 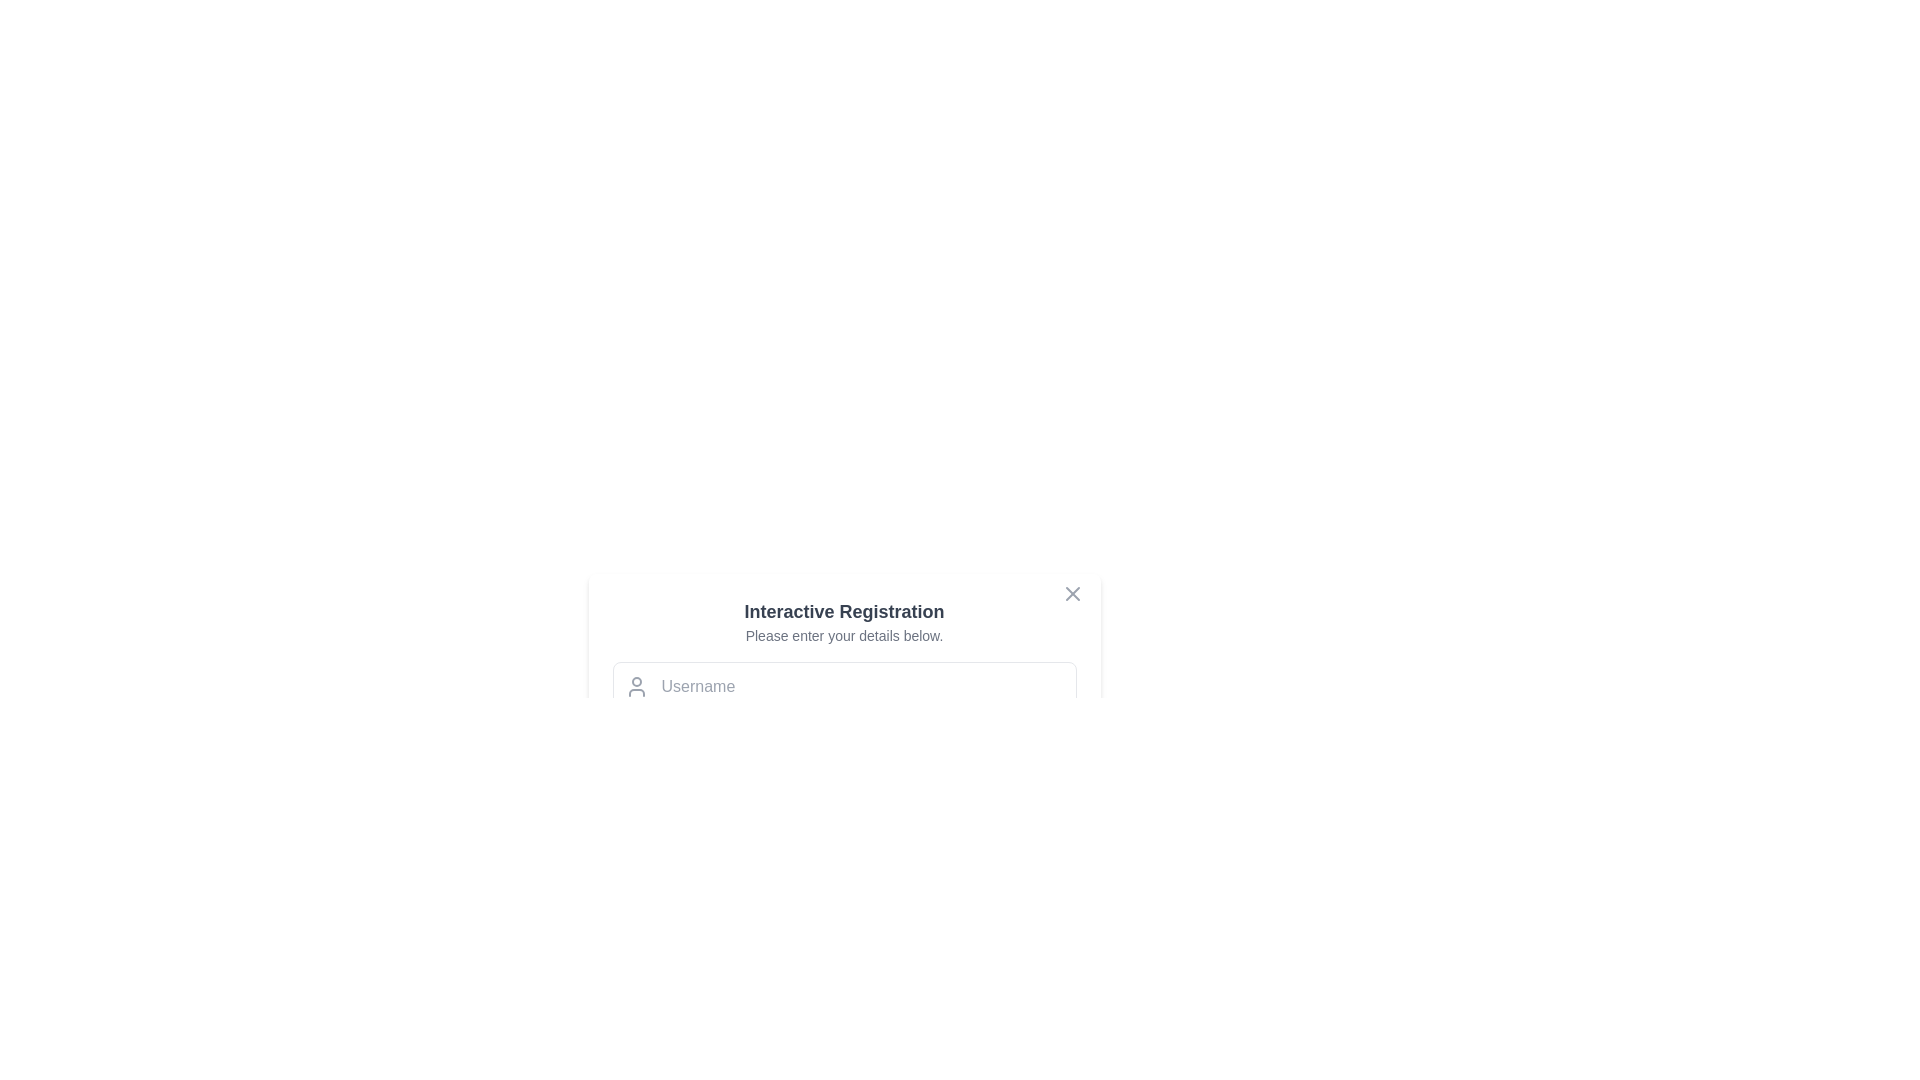 What do you see at coordinates (1071, 593) in the screenshot?
I see `the close icon located in the top-right corner of the 'Interactive Registration' dialog box` at bounding box center [1071, 593].